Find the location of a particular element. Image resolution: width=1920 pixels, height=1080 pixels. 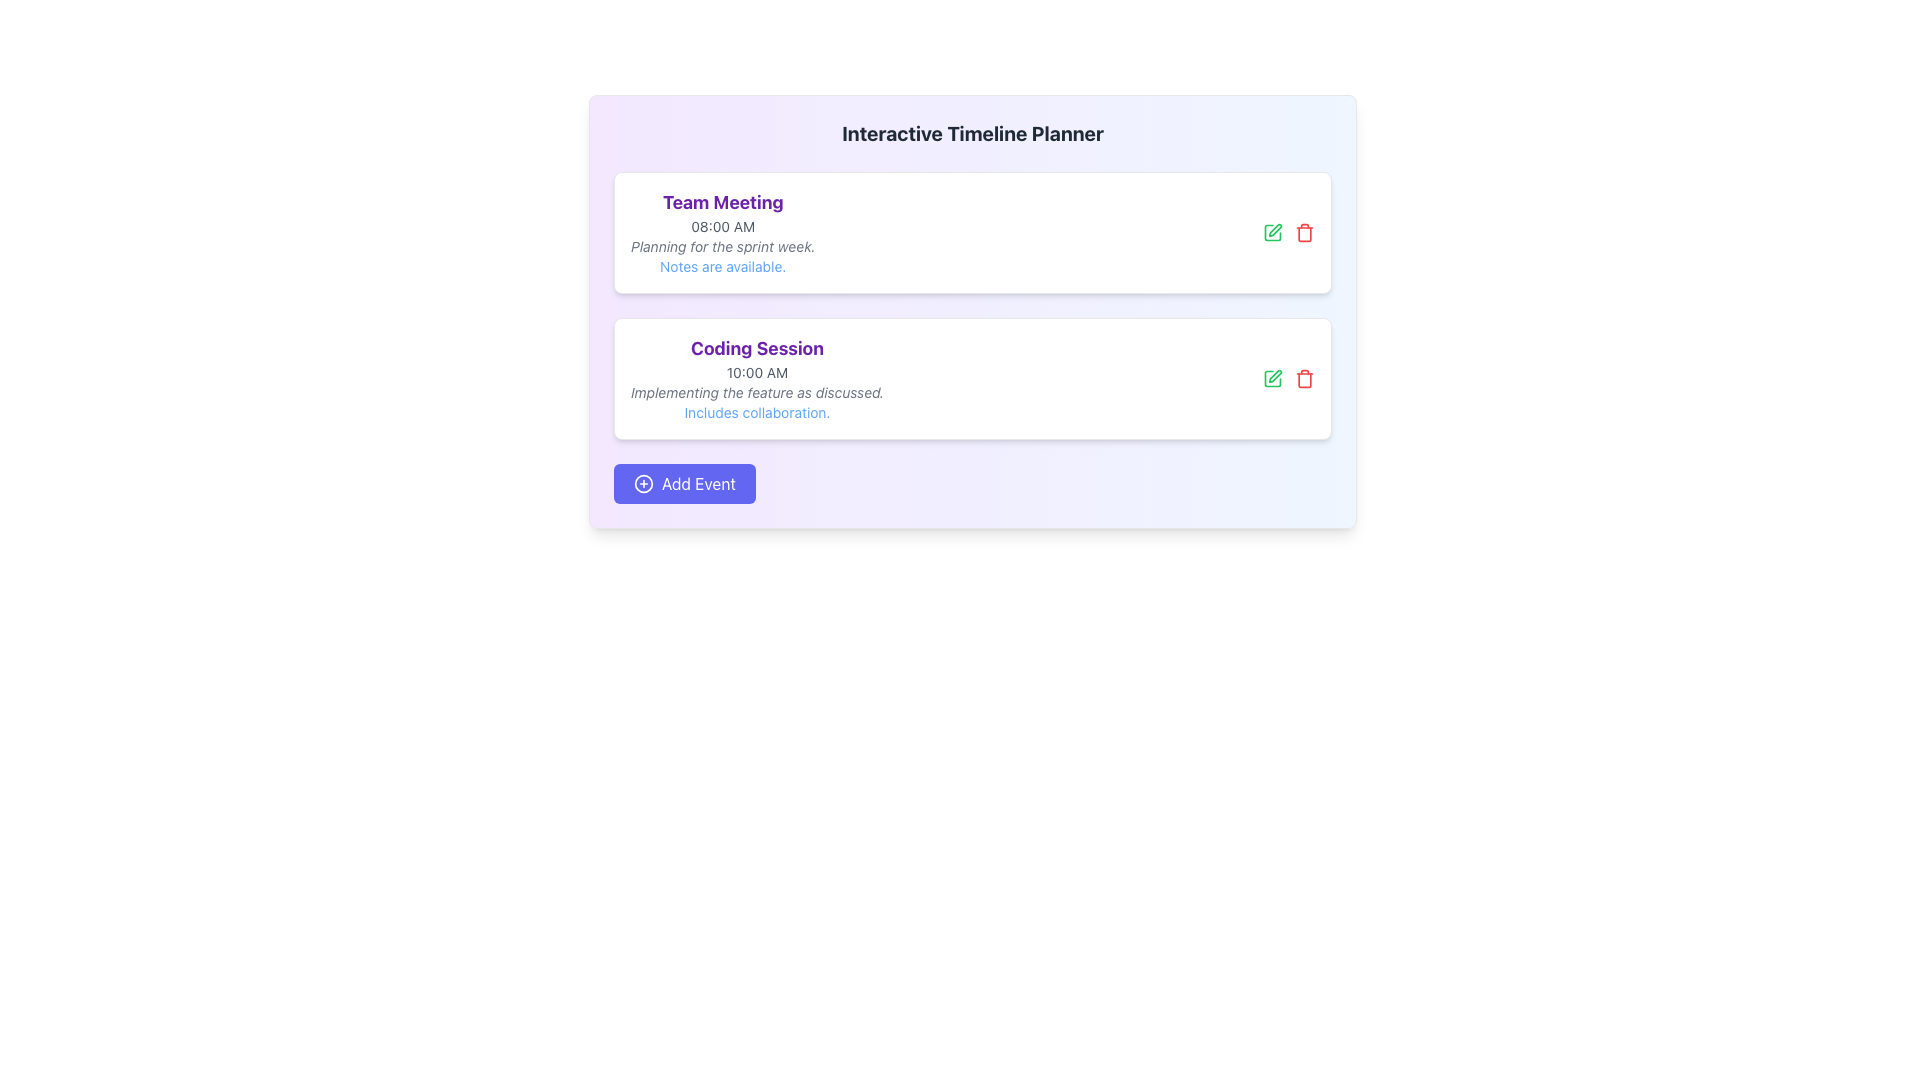

the time indicator text label for the 'Coding Session' event, which is located below the 'Coding Session' header and above the description text is located at coordinates (756, 373).